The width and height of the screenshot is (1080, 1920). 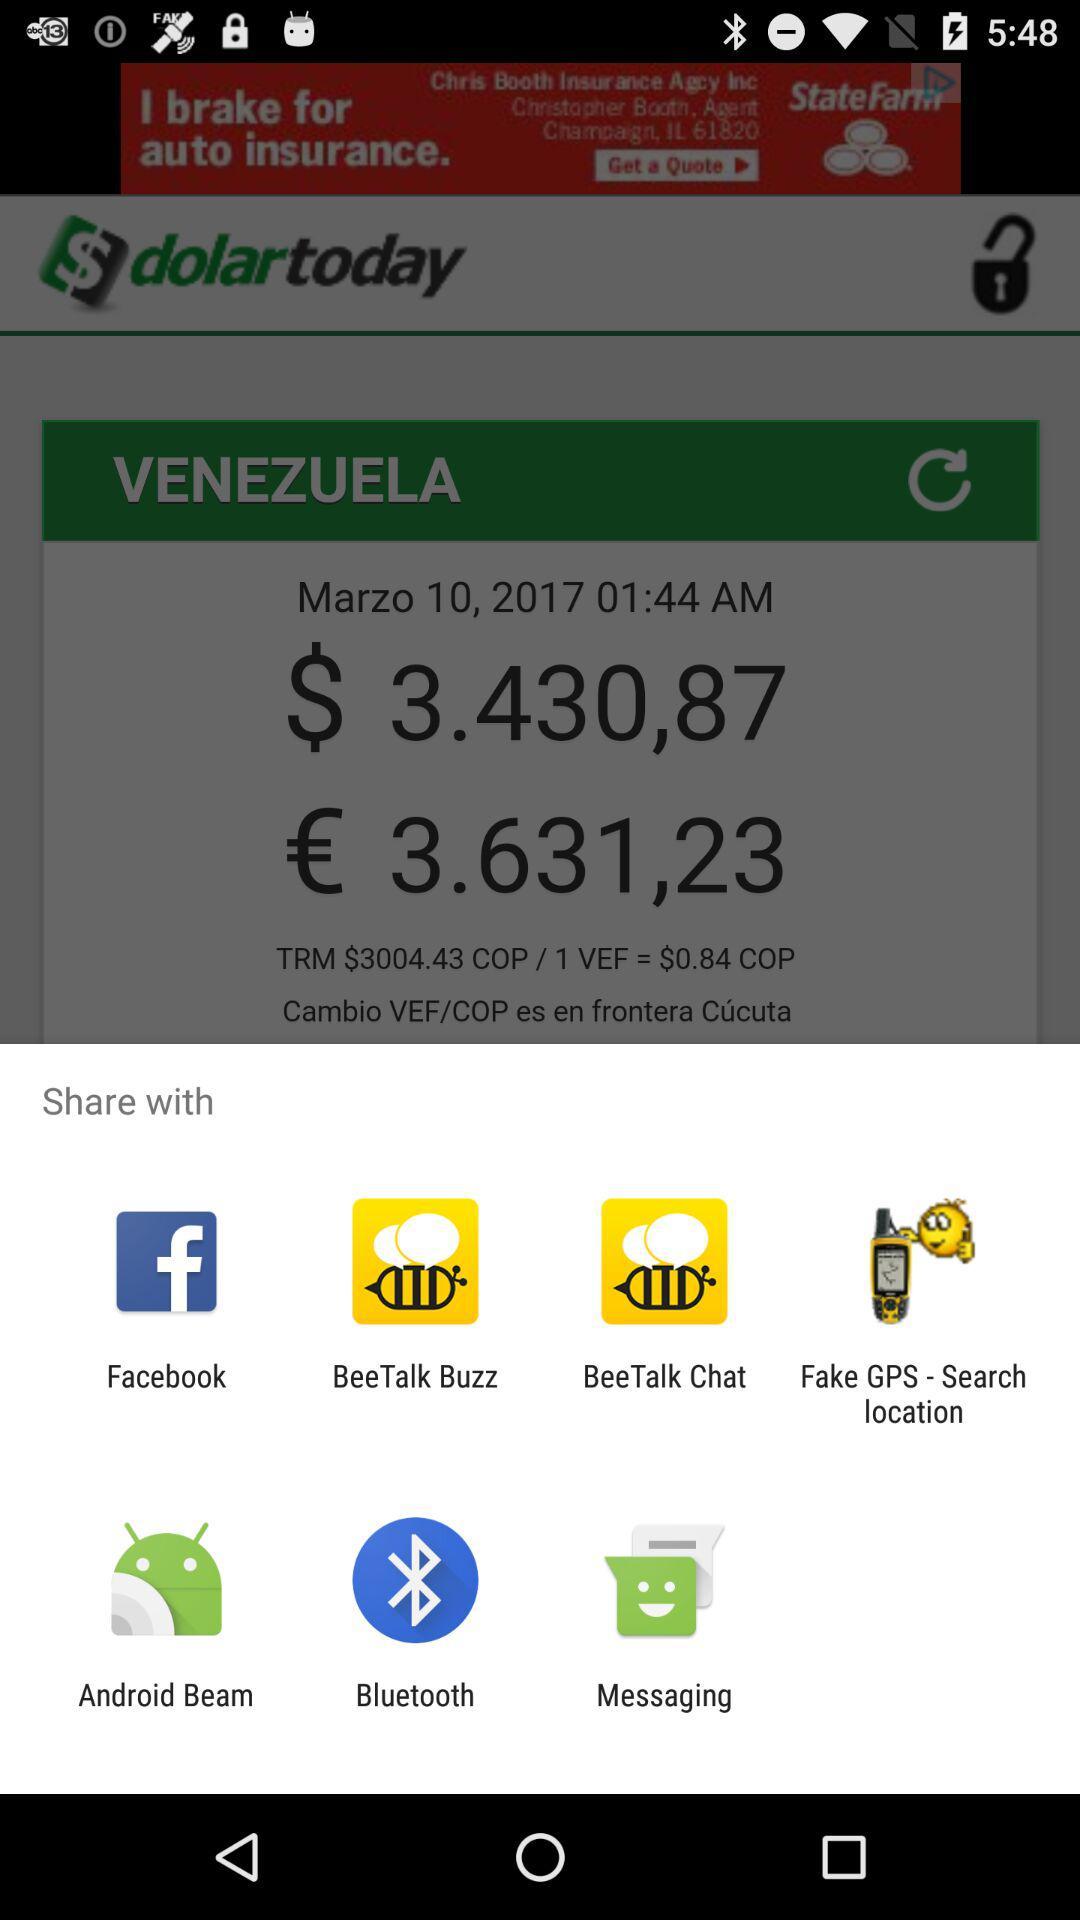 What do you see at coordinates (913, 1392) in the screenshot?
I see `icon to the right of beetalk chat item` at bounding box center [913, 1392].